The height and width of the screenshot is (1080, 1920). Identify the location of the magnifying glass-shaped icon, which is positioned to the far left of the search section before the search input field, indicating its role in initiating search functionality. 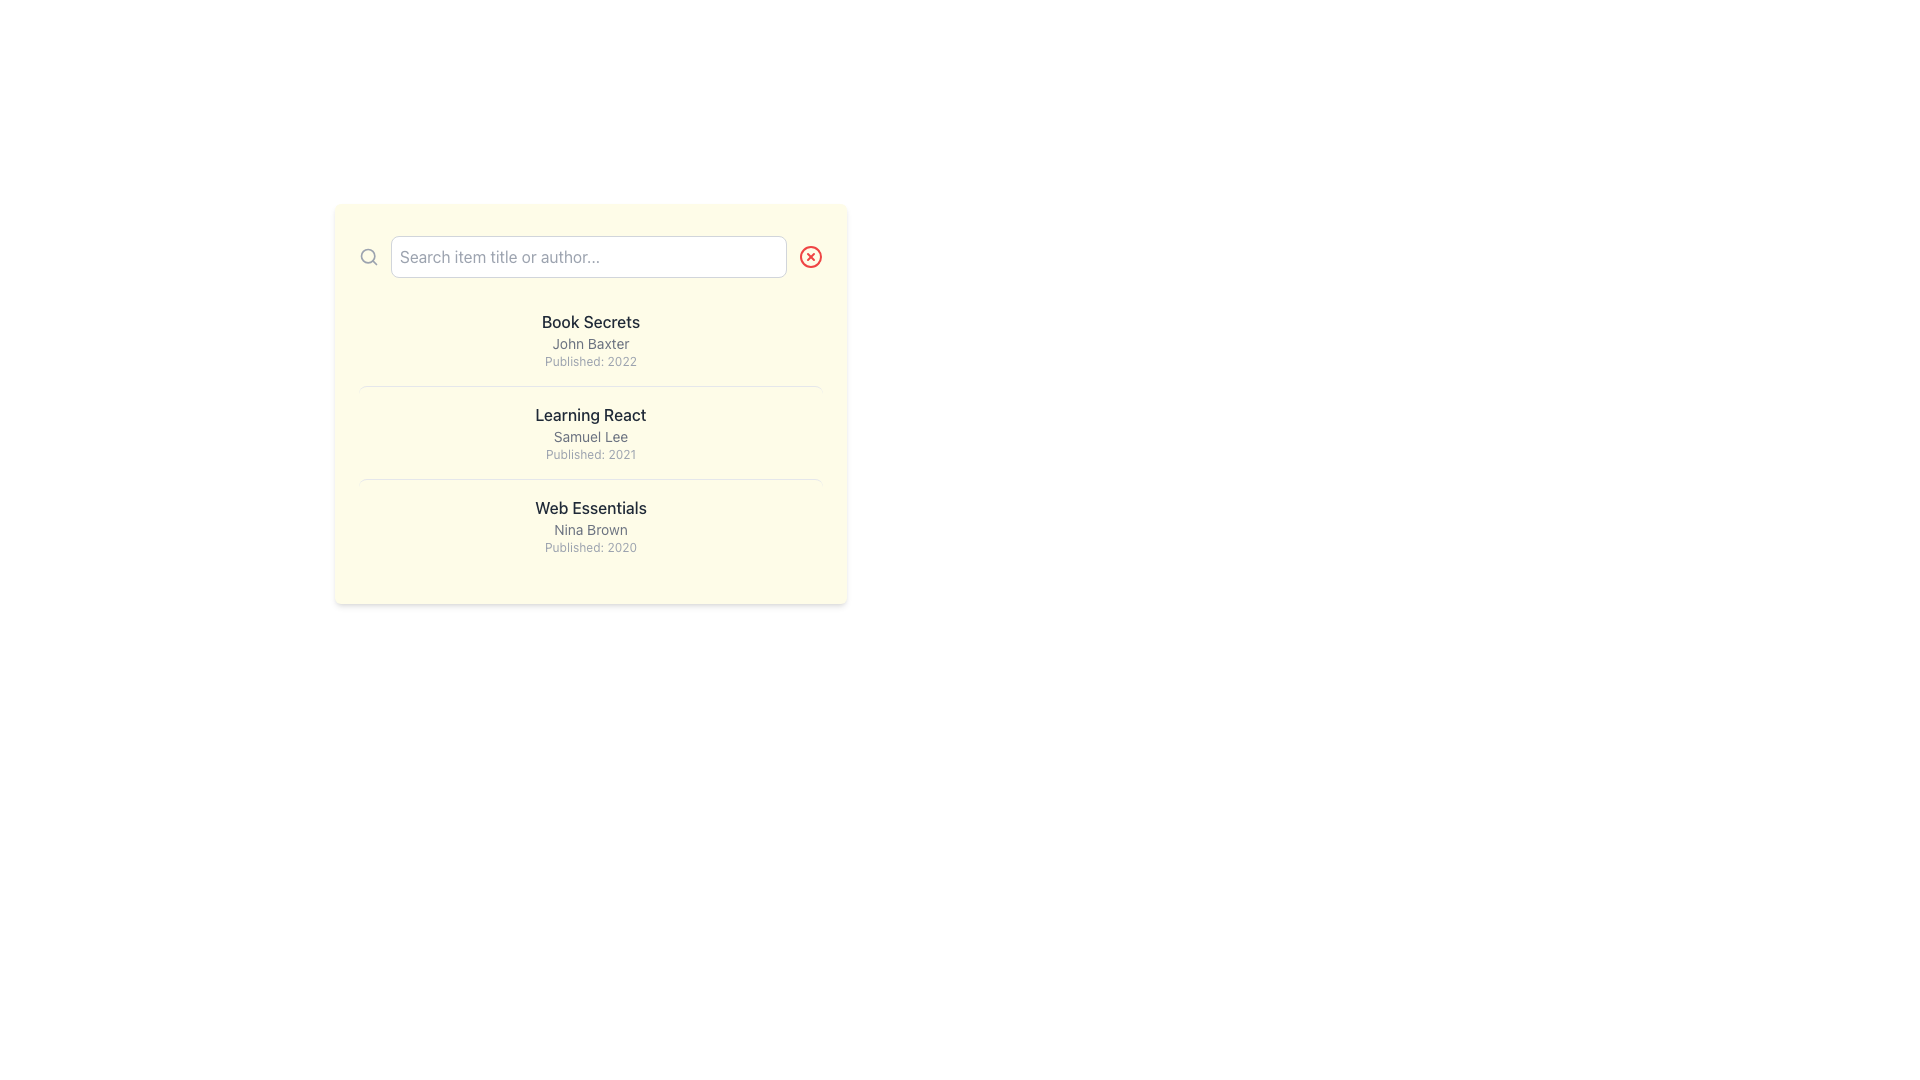
(369, 256).